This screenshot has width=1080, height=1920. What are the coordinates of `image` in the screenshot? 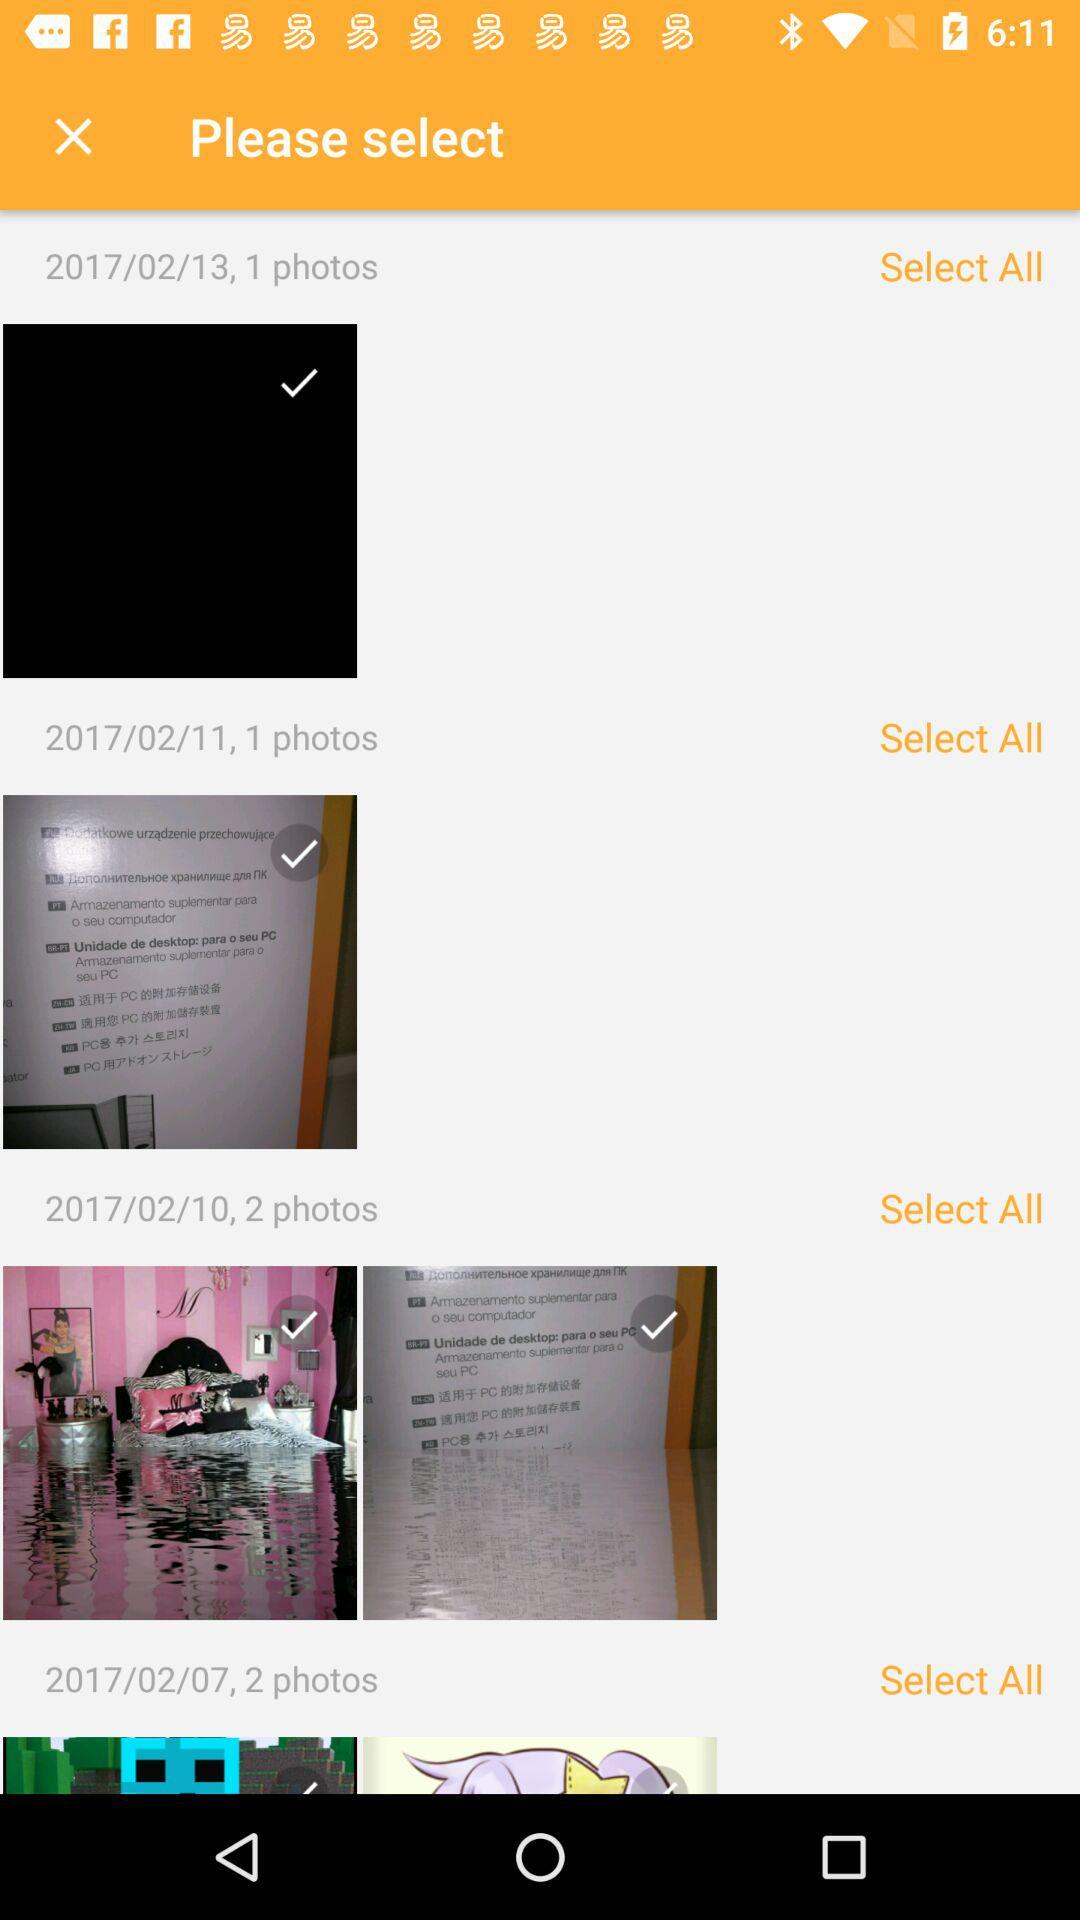 It's located at (540, 1765).